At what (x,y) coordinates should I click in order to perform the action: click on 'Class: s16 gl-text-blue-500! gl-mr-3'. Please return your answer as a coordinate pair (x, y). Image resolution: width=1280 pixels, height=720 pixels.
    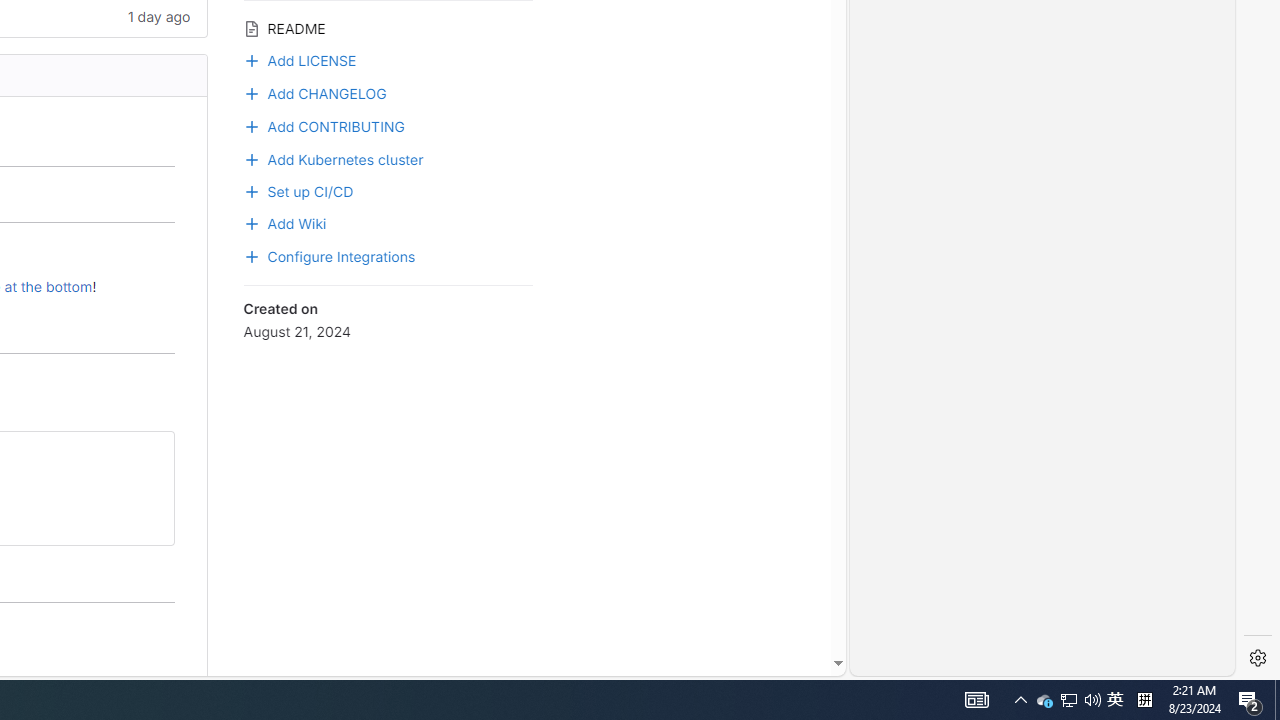
    Looking at the image, I should click on (250, 127).